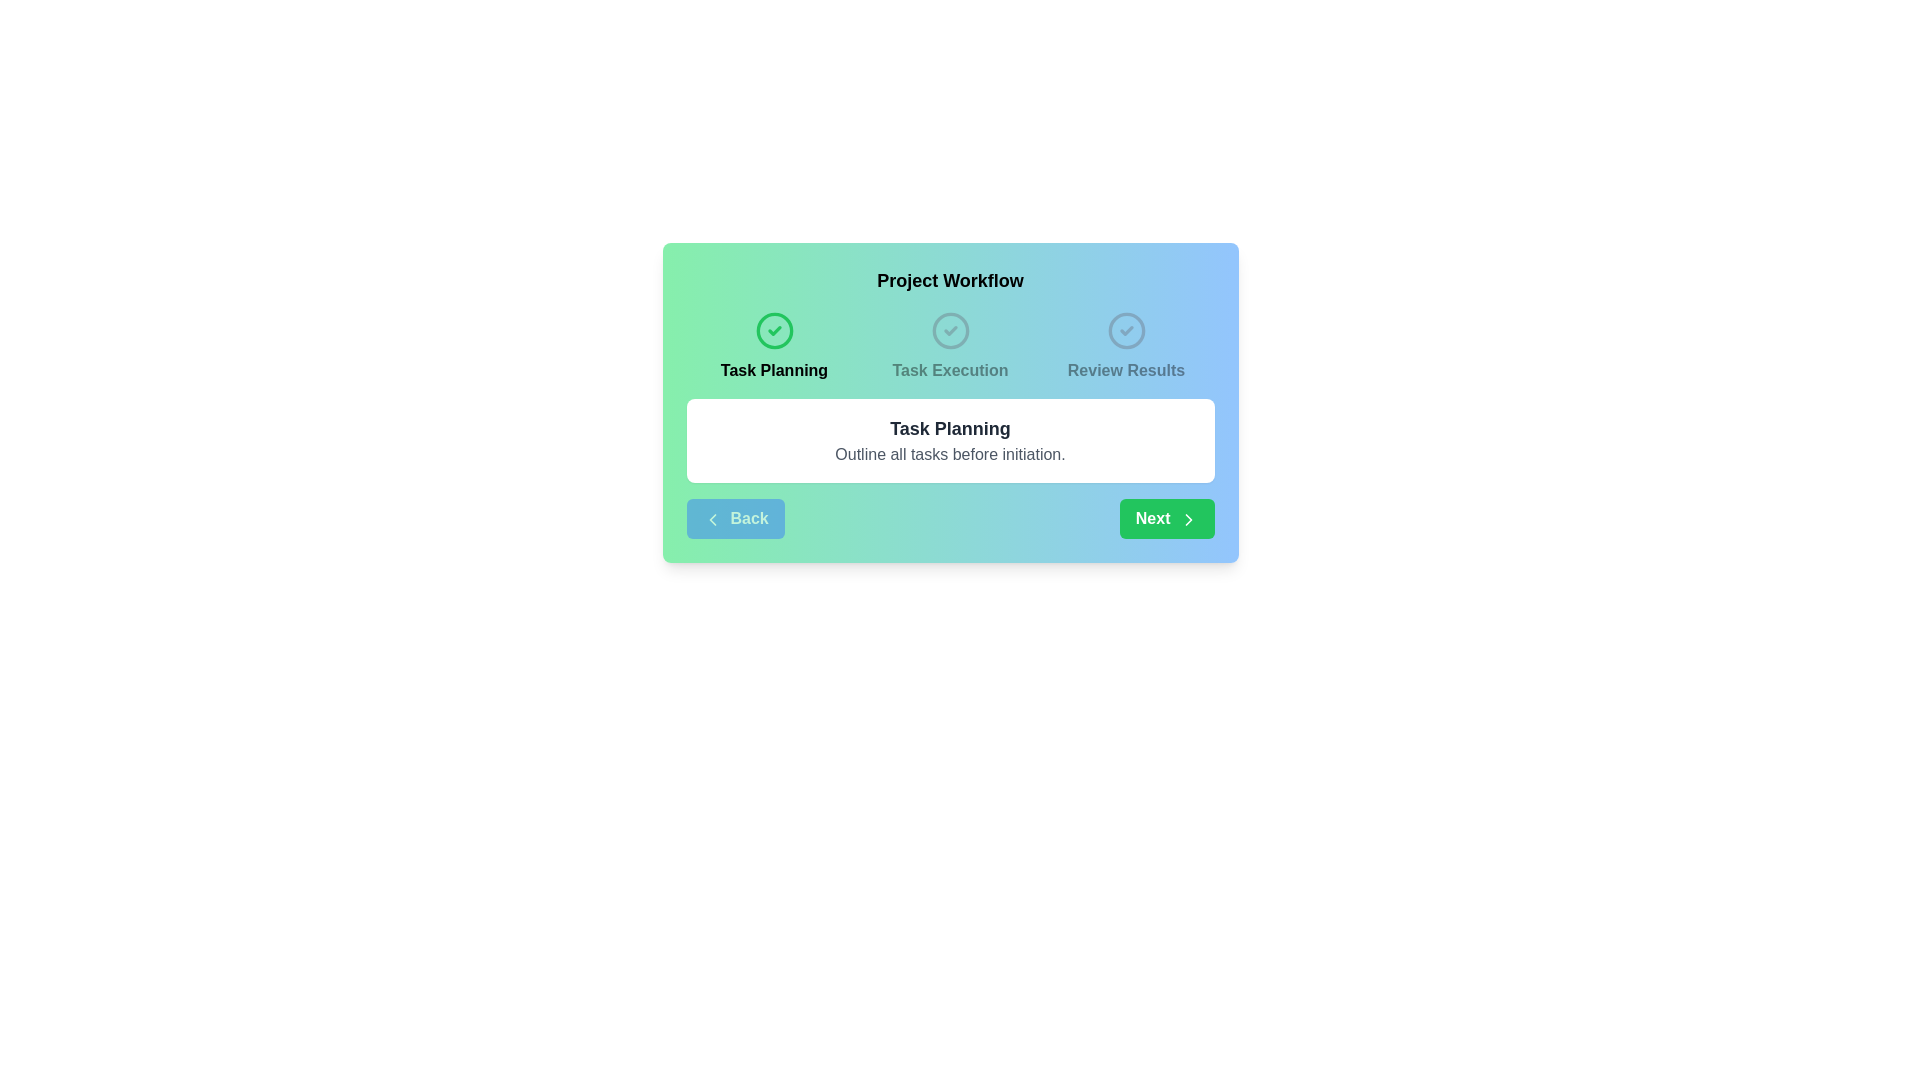 This screenshot has width=1920, height=1080. Describe the element at coordinates (1166, 518) in the screenshot. I see `the 'Next' button to proceed to the next step` at that location.